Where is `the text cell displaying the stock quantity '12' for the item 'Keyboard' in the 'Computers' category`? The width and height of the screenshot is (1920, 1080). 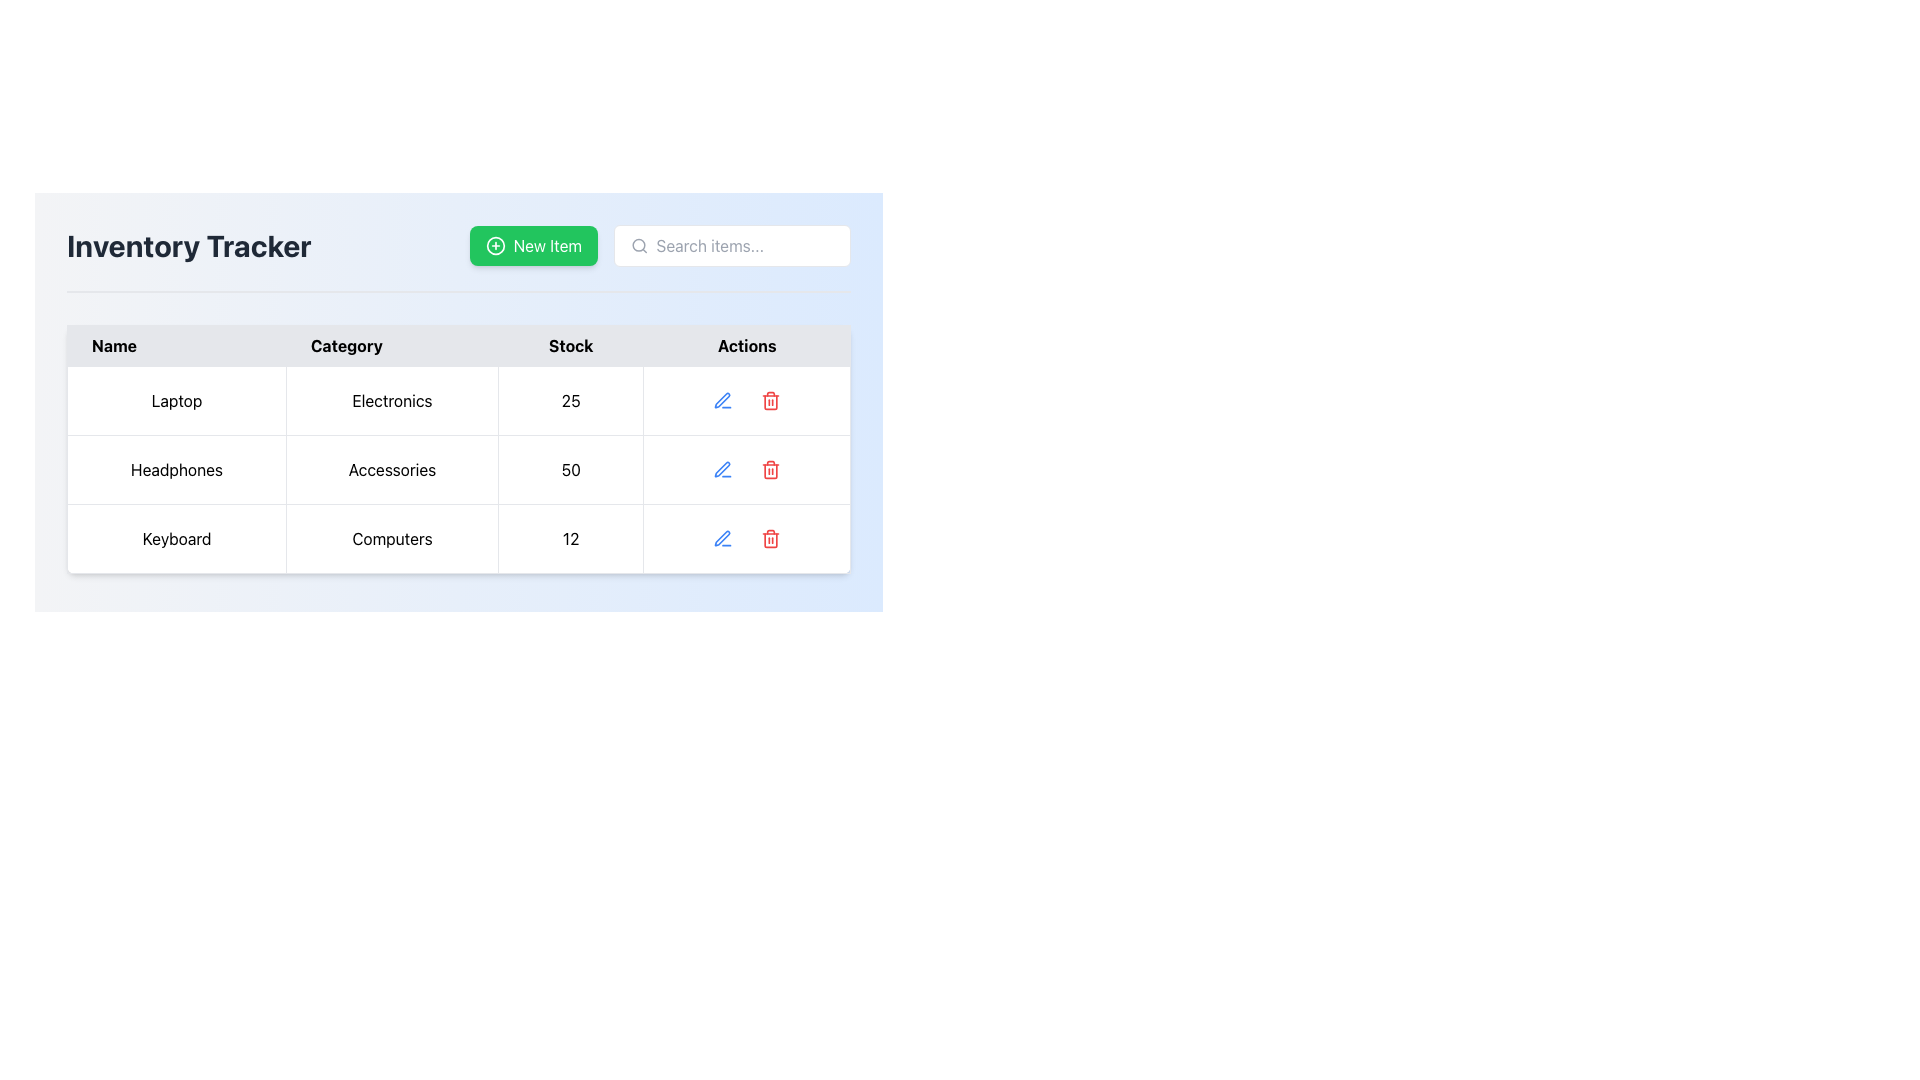 the text cell displaying the stock quantity '12' for the item 'Keyboard' in the 'Computers' category is located at coordinates (570, 538).